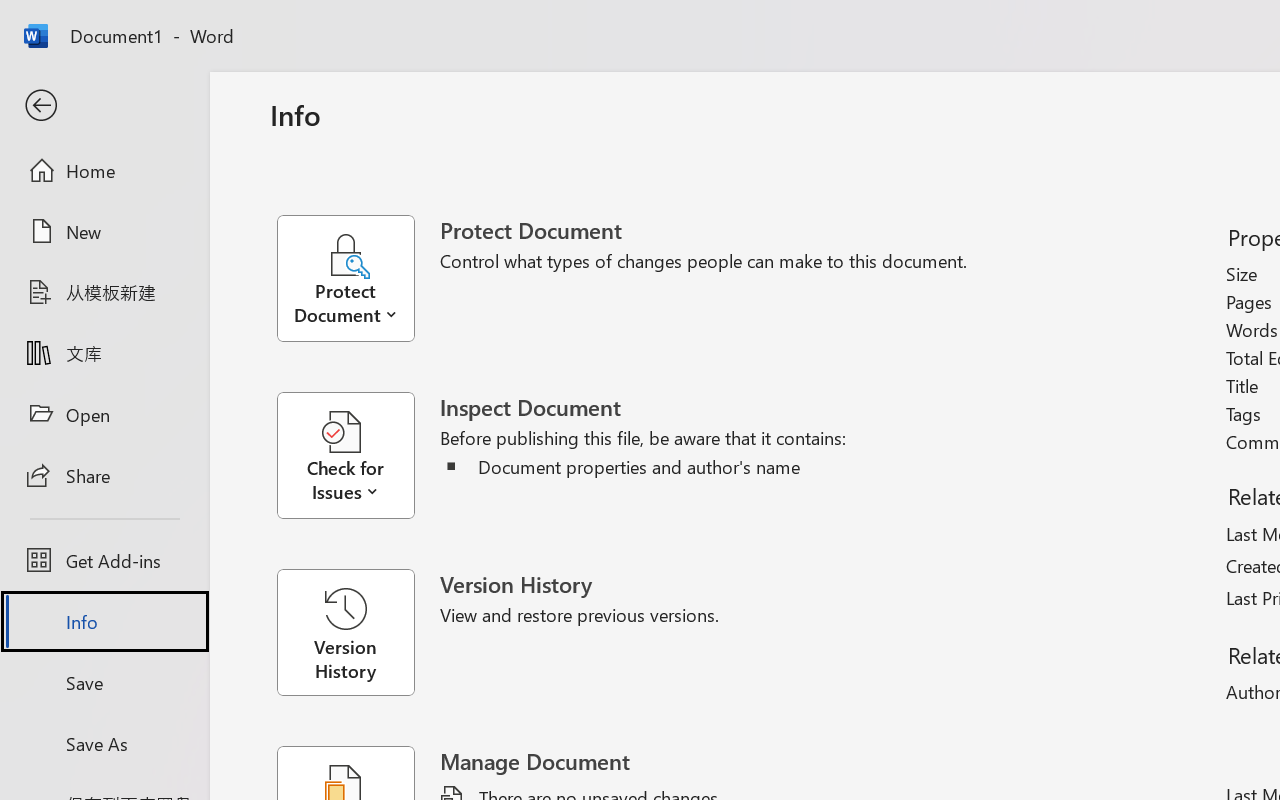 The image size is (1280, 800). I want to click on 'Back', so click(103, 105).